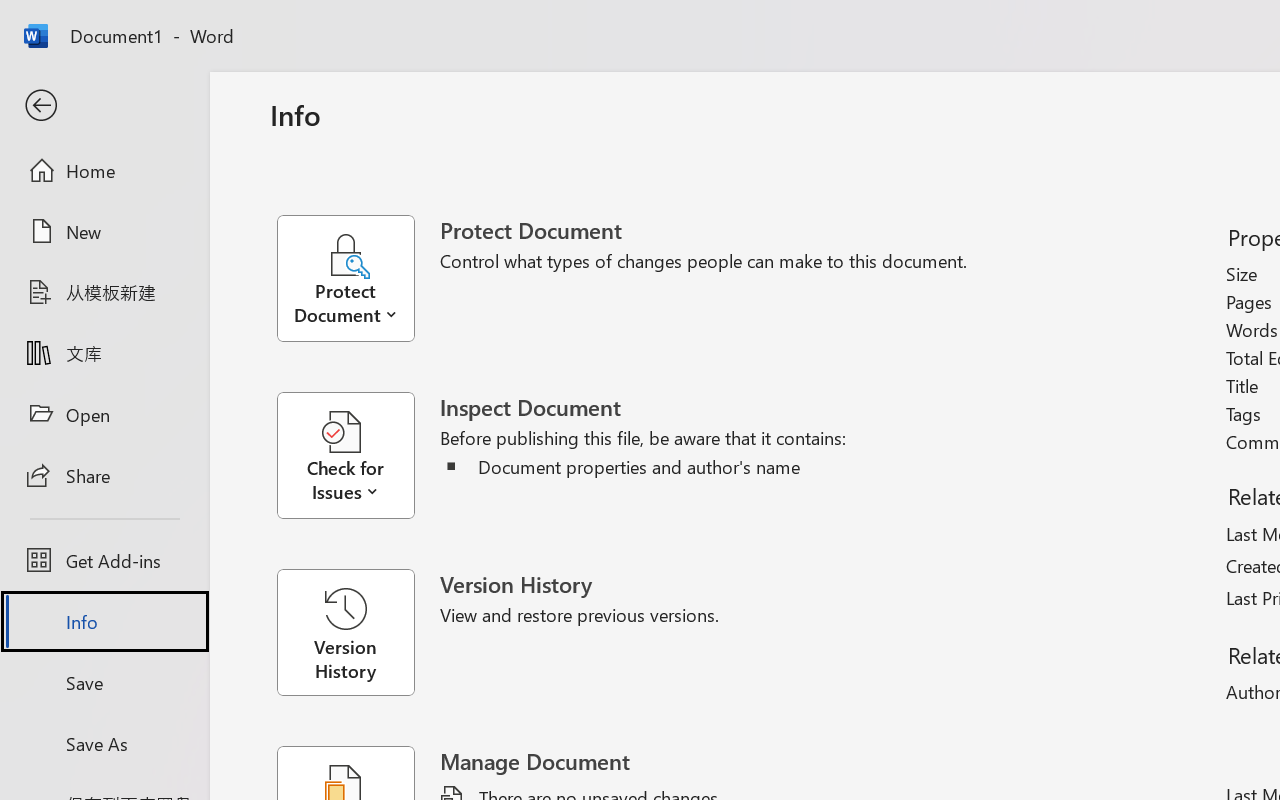 The image size is (1280, 800). I want to click on 'Back', so click(103, 105).